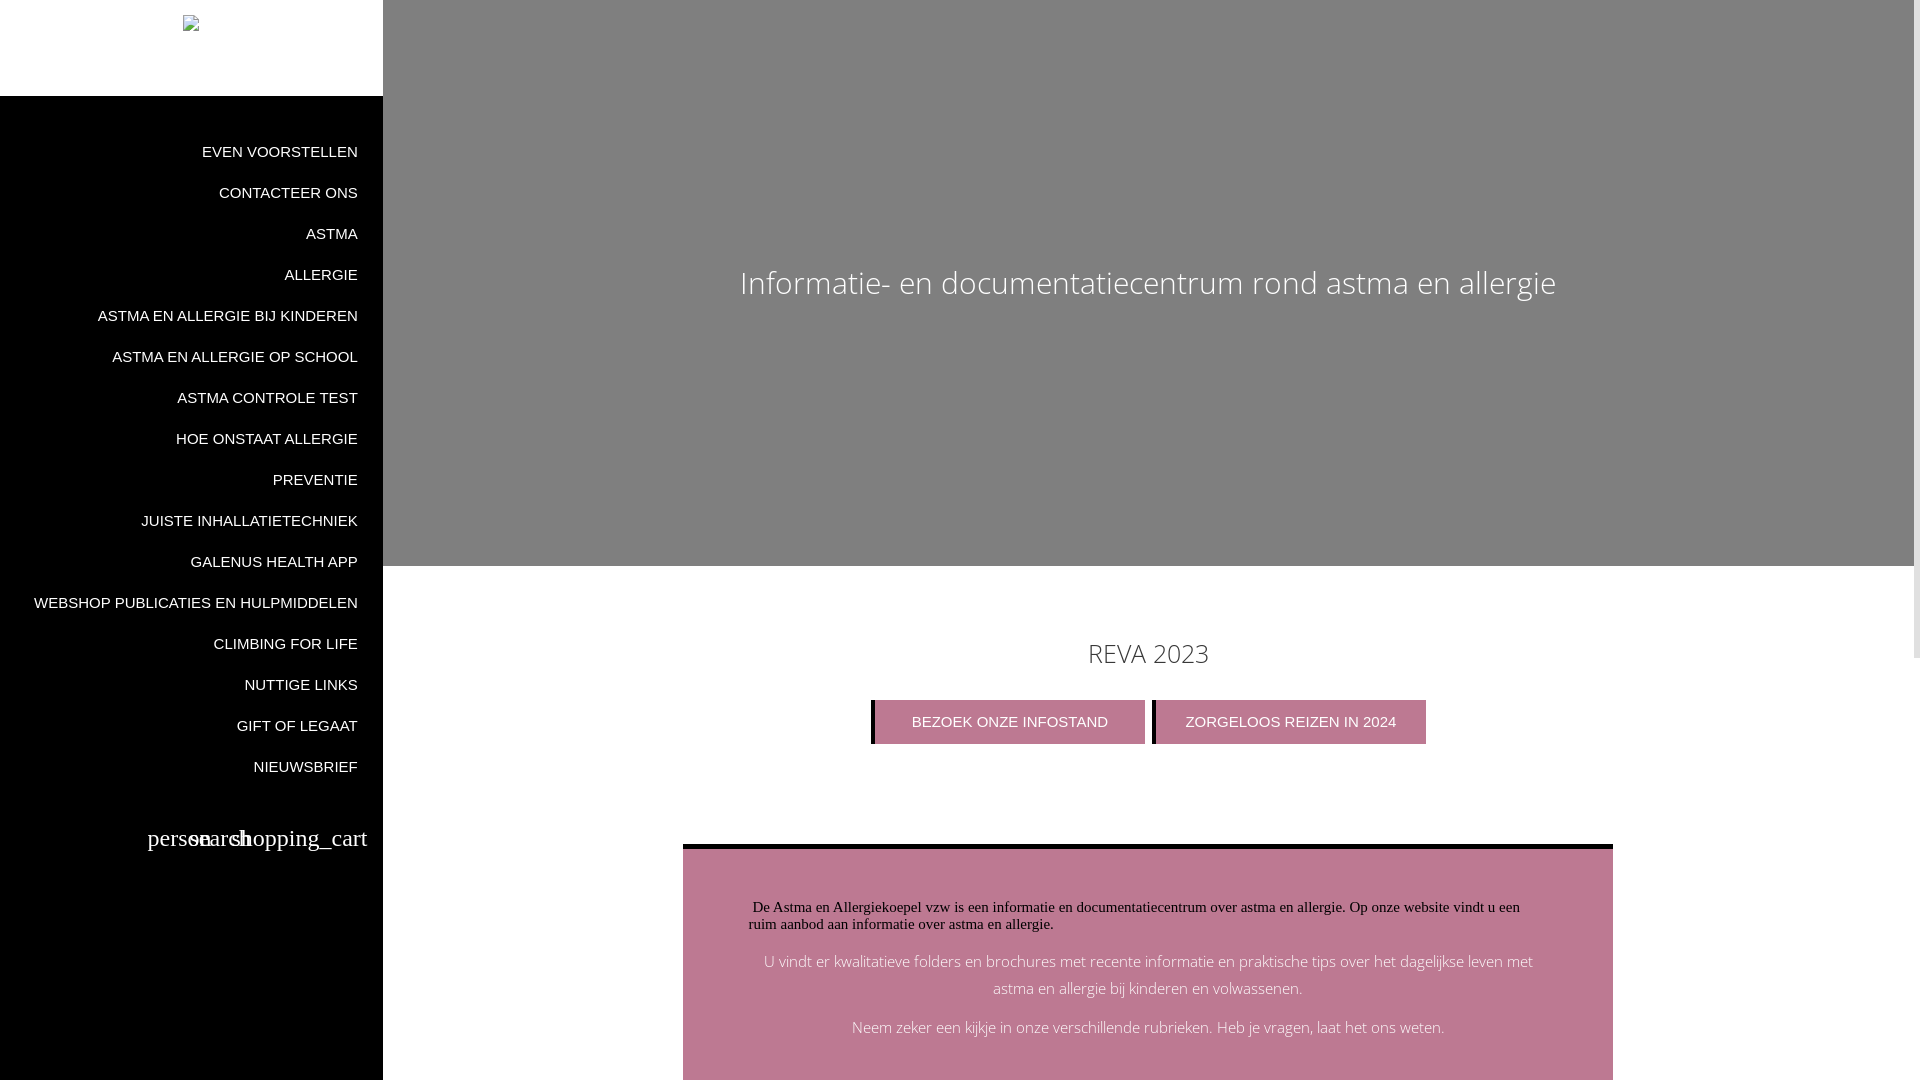 The image size is (1920, 1080). Describe the element at coordinates (191, 150) in the screenshot. I see `'EVEN VOORSTELLEN'` at that location.